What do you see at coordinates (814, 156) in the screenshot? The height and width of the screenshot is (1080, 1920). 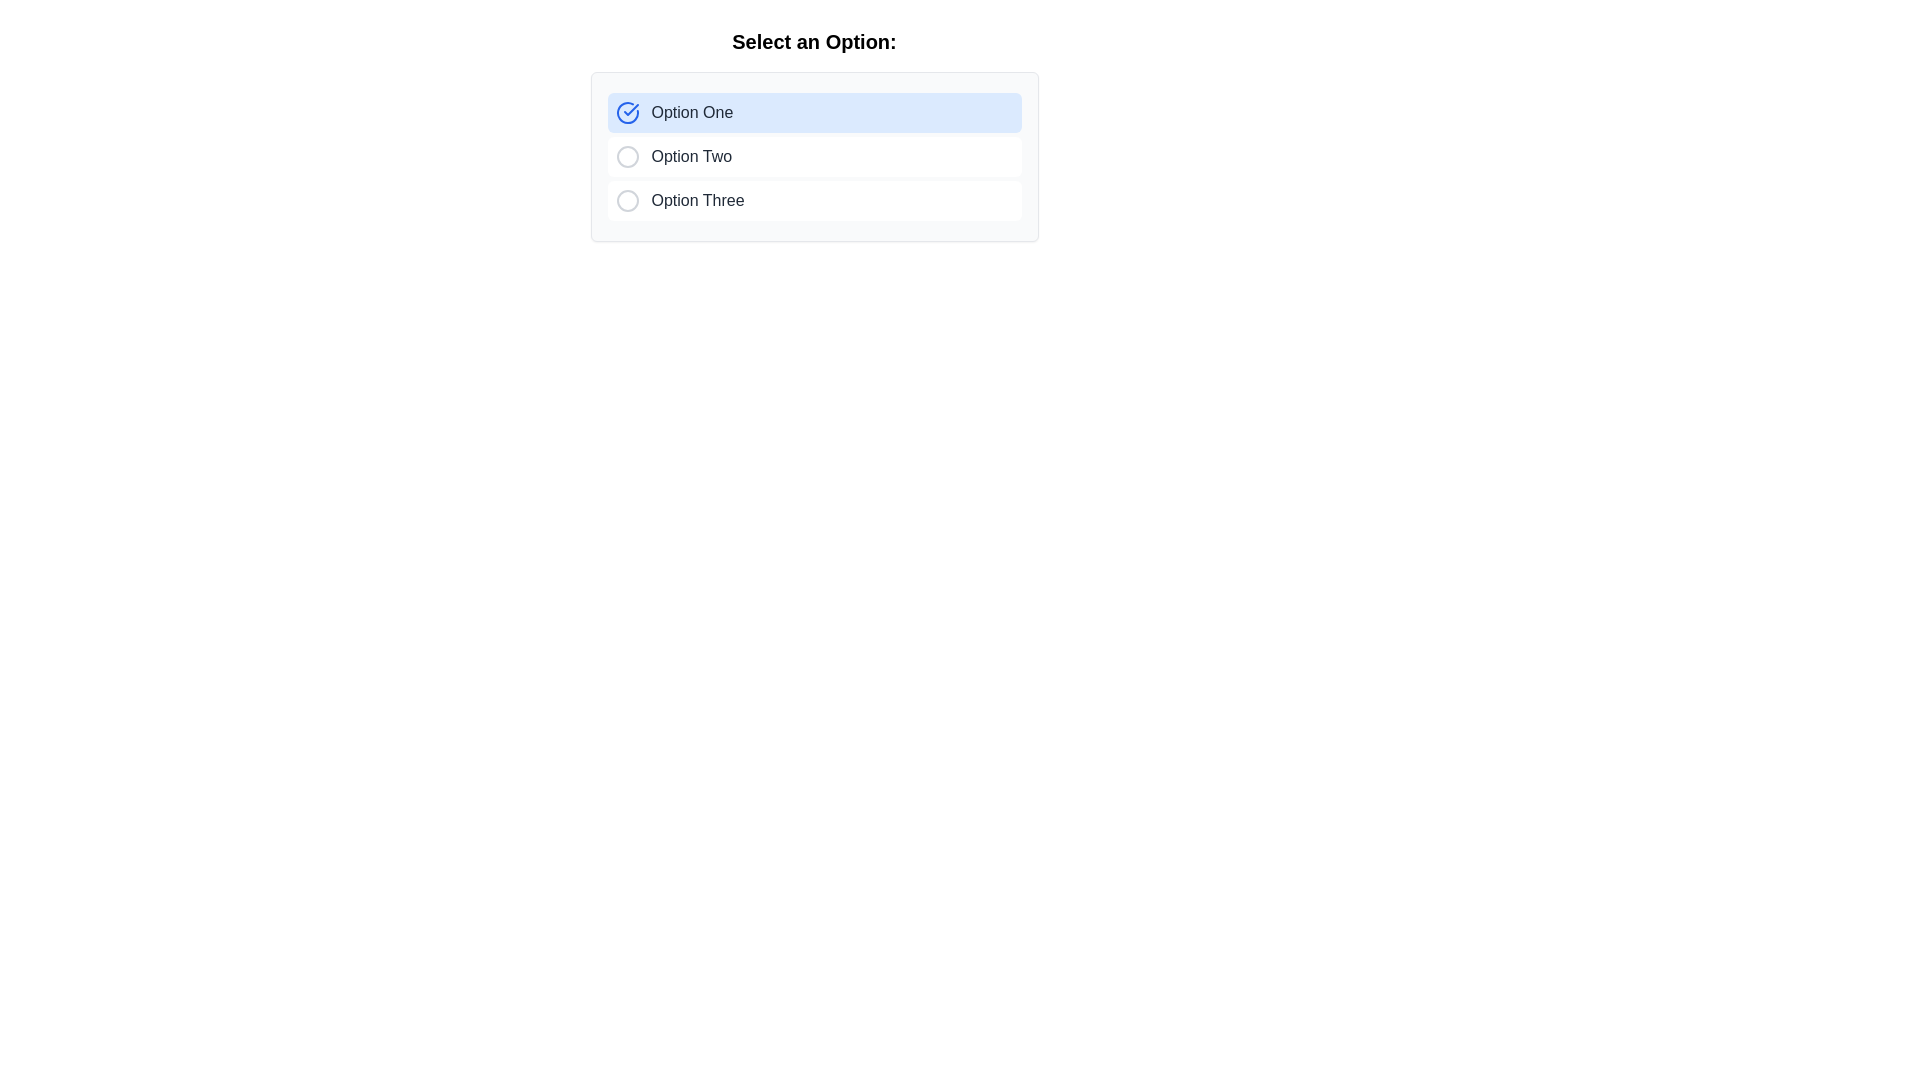 I see `the second unselected option in the vertically stacked list` at bounding box center [814, 156].